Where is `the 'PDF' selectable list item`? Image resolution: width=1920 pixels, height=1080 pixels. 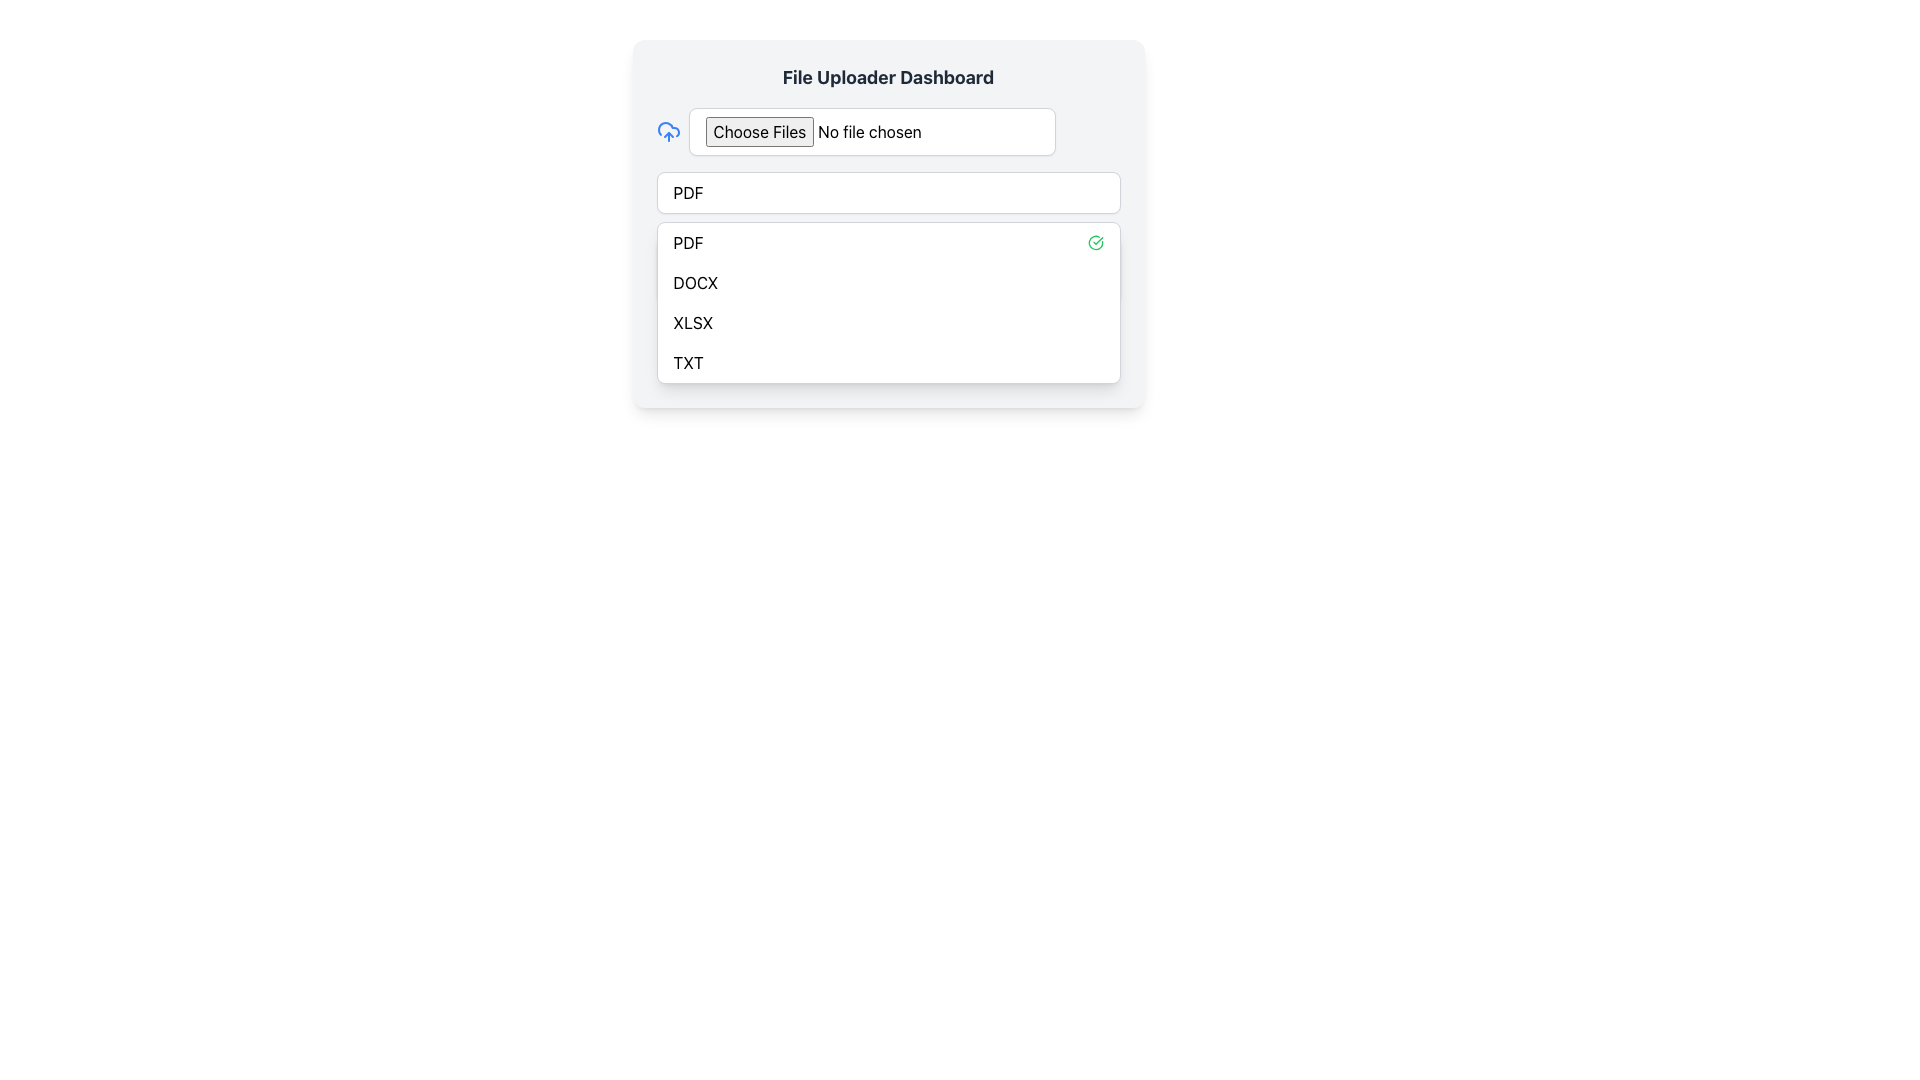
the 'PDF' selectable list item is located at coordinates (687, 192).